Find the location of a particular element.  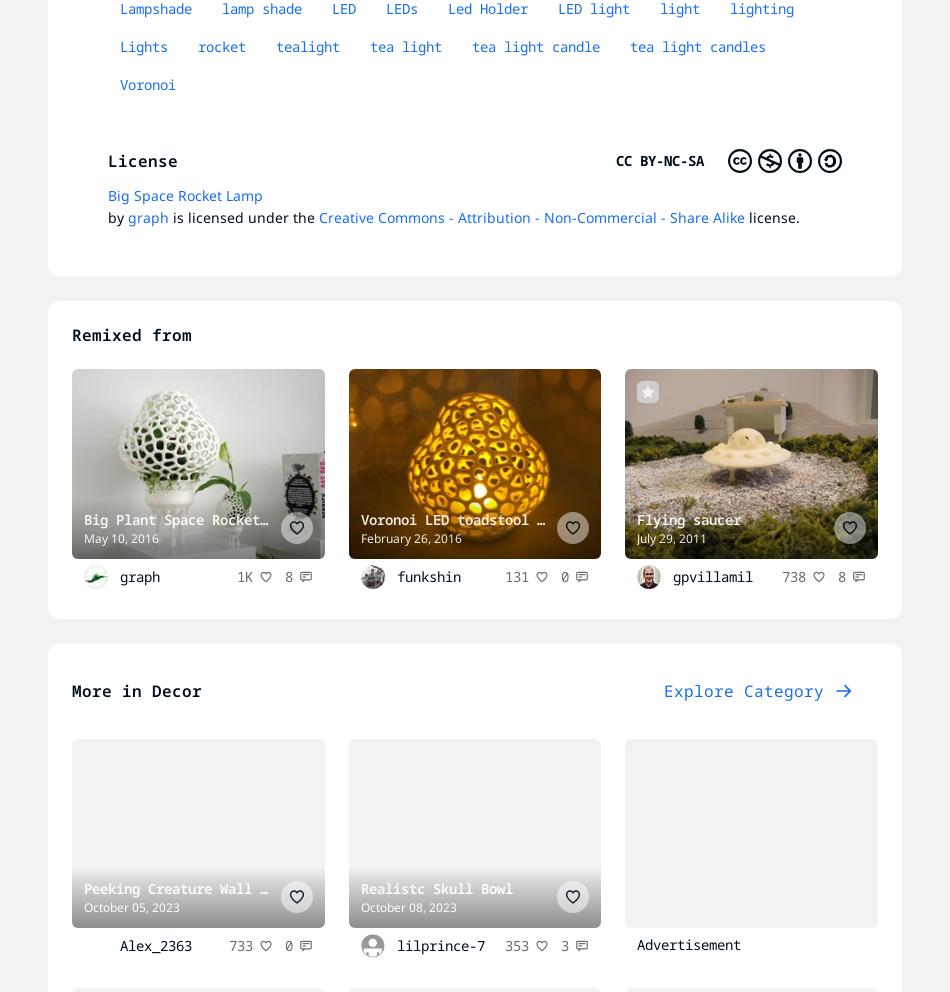

'October 08, 2023' is located at coordinates (407, 907).